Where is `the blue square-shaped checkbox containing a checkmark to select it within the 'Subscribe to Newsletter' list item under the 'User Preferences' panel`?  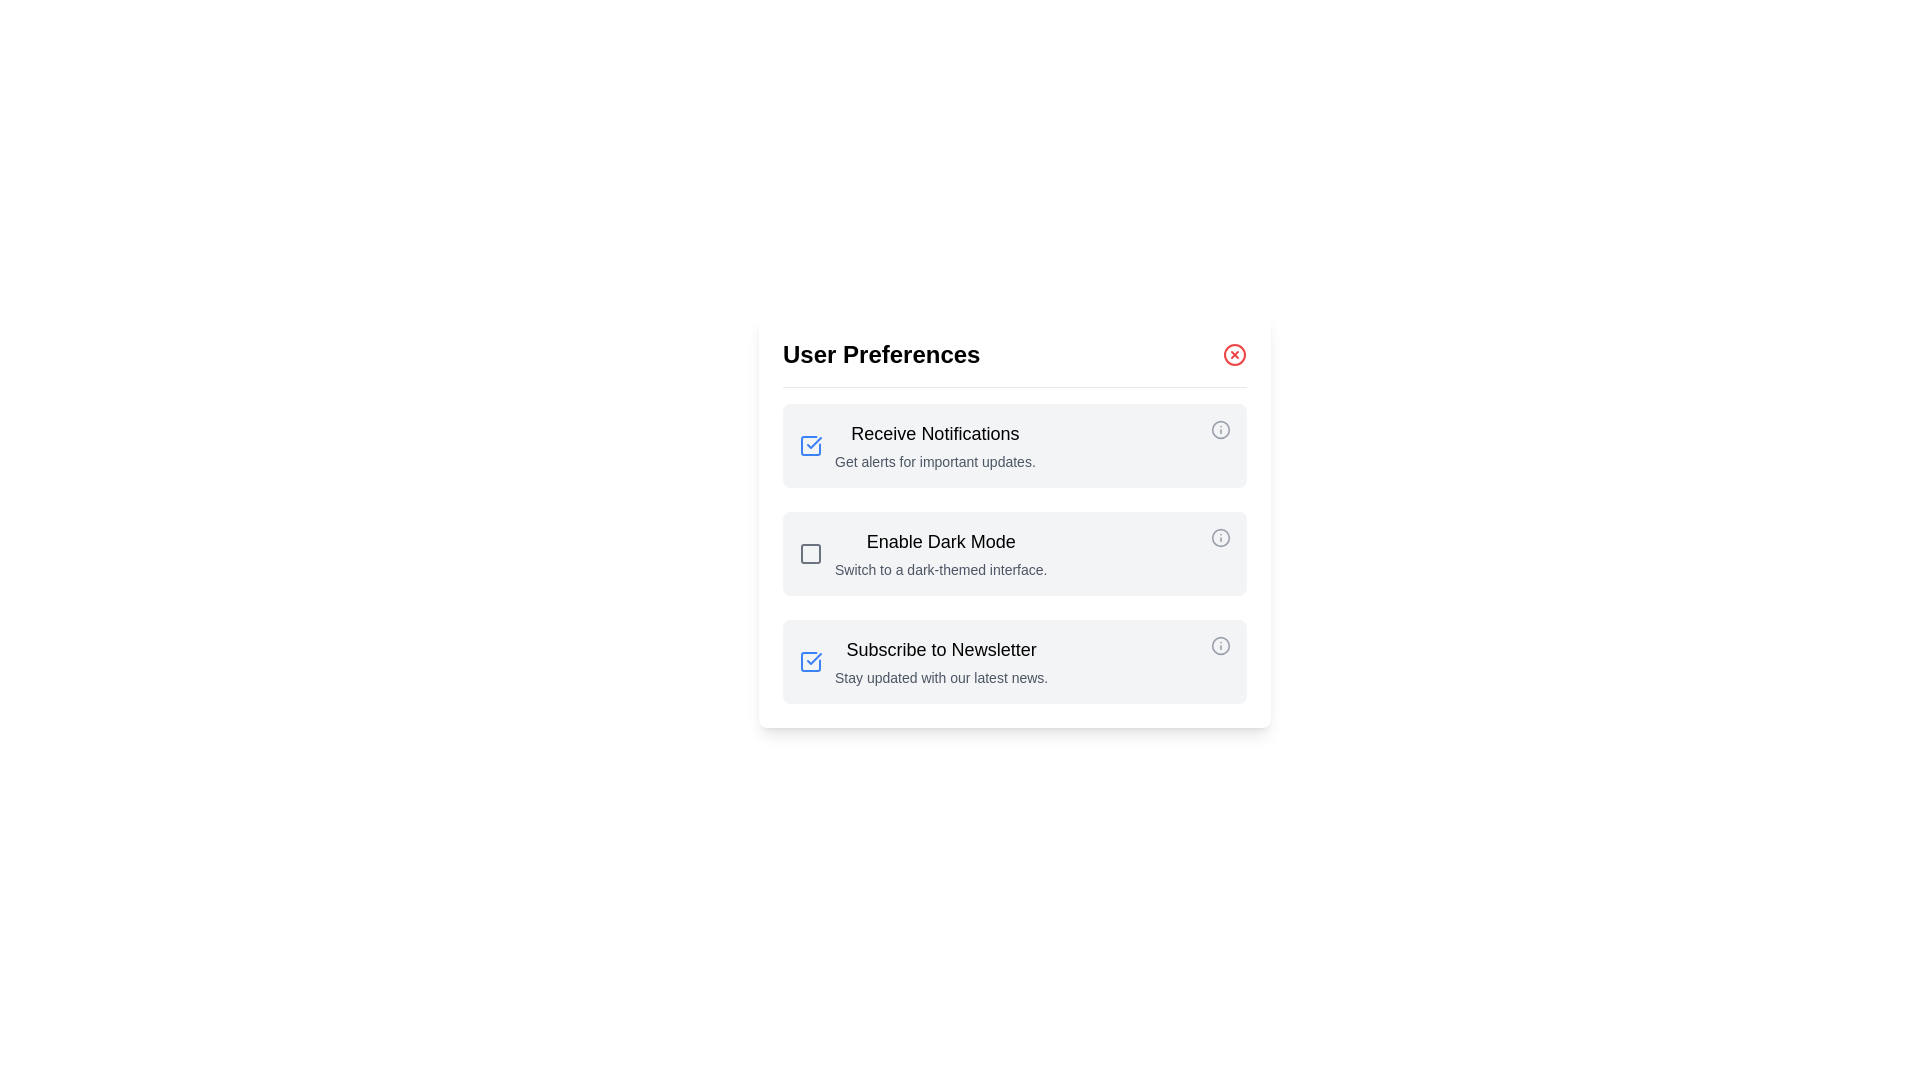
the blue square-shaped checkbox containing a checkmark to select it within the 'Subscribe to Newsletter' list item under the 'User Preferences' panel is located at coordinates (811, 662).